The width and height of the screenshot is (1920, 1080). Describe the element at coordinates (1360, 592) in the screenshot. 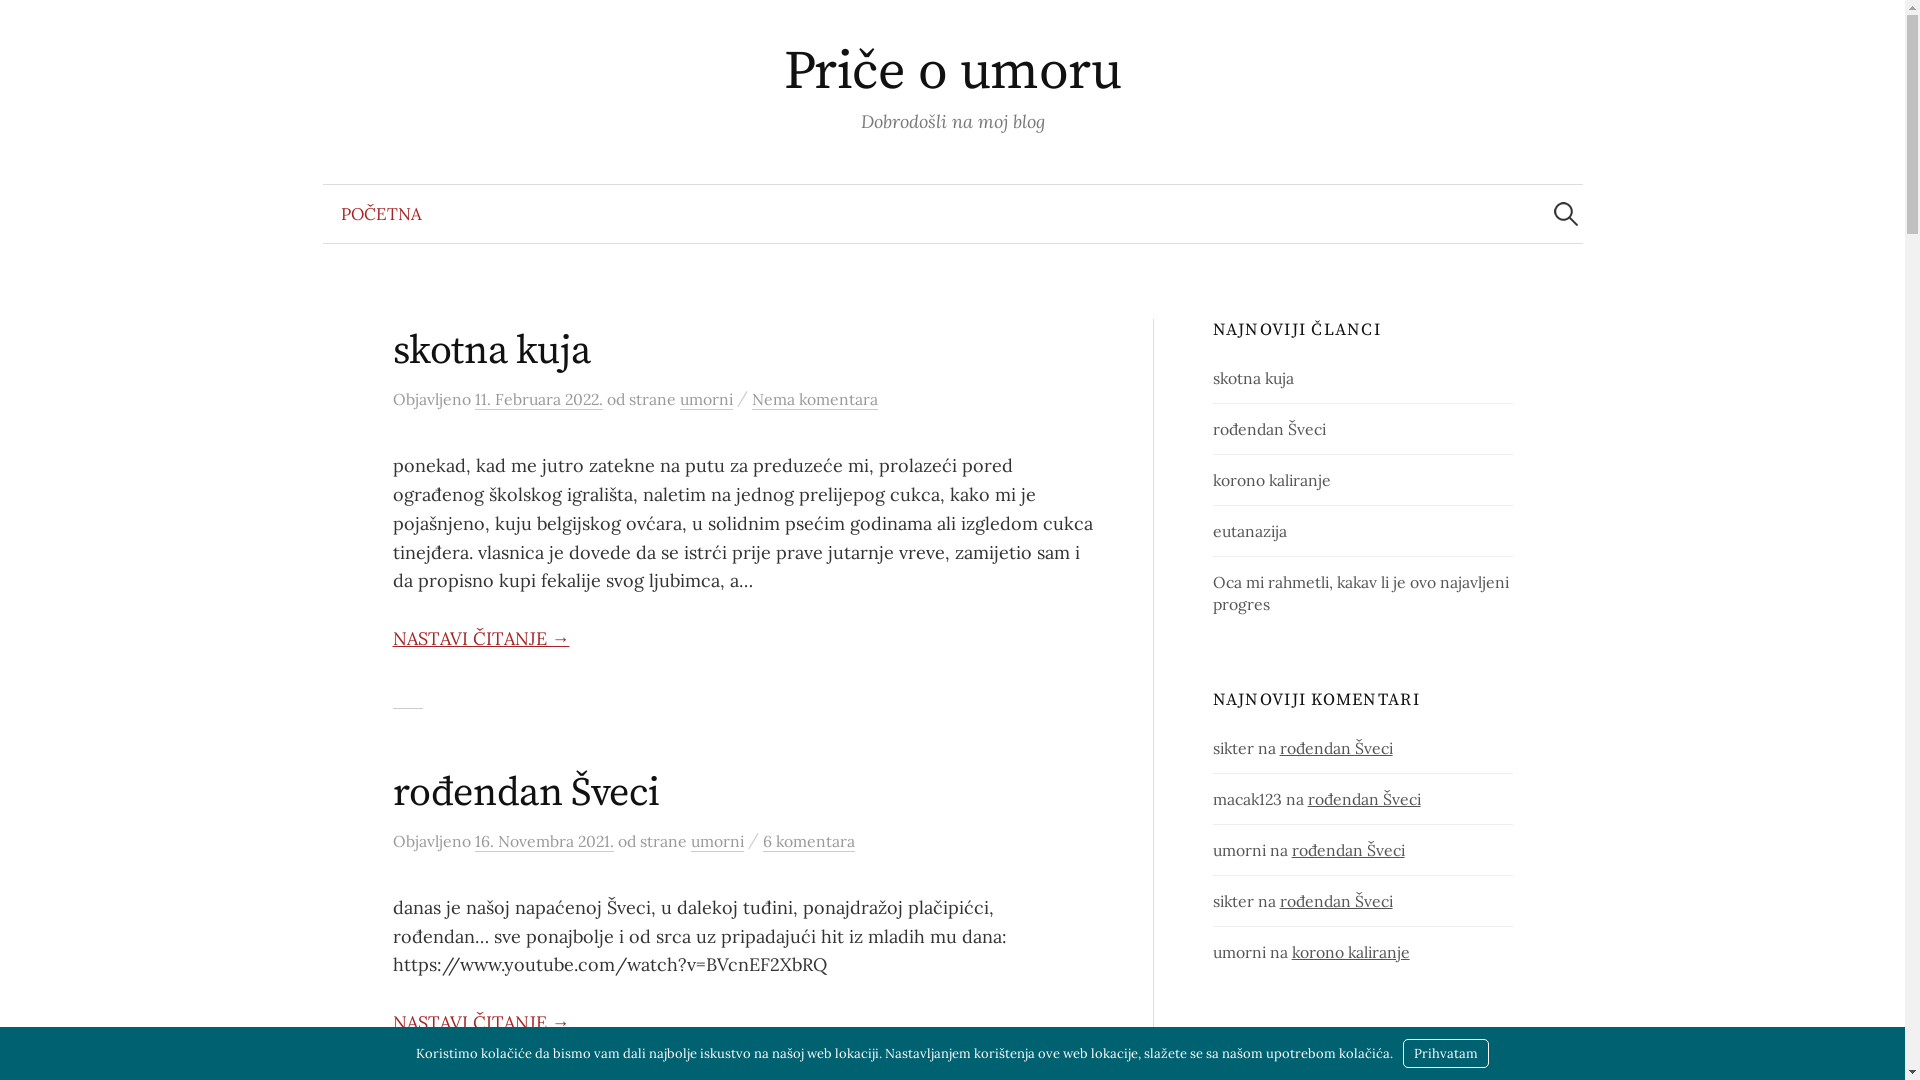

I see `'Oca mi rahmetli, kakav li je ovo najavljeni progres'` at that location.